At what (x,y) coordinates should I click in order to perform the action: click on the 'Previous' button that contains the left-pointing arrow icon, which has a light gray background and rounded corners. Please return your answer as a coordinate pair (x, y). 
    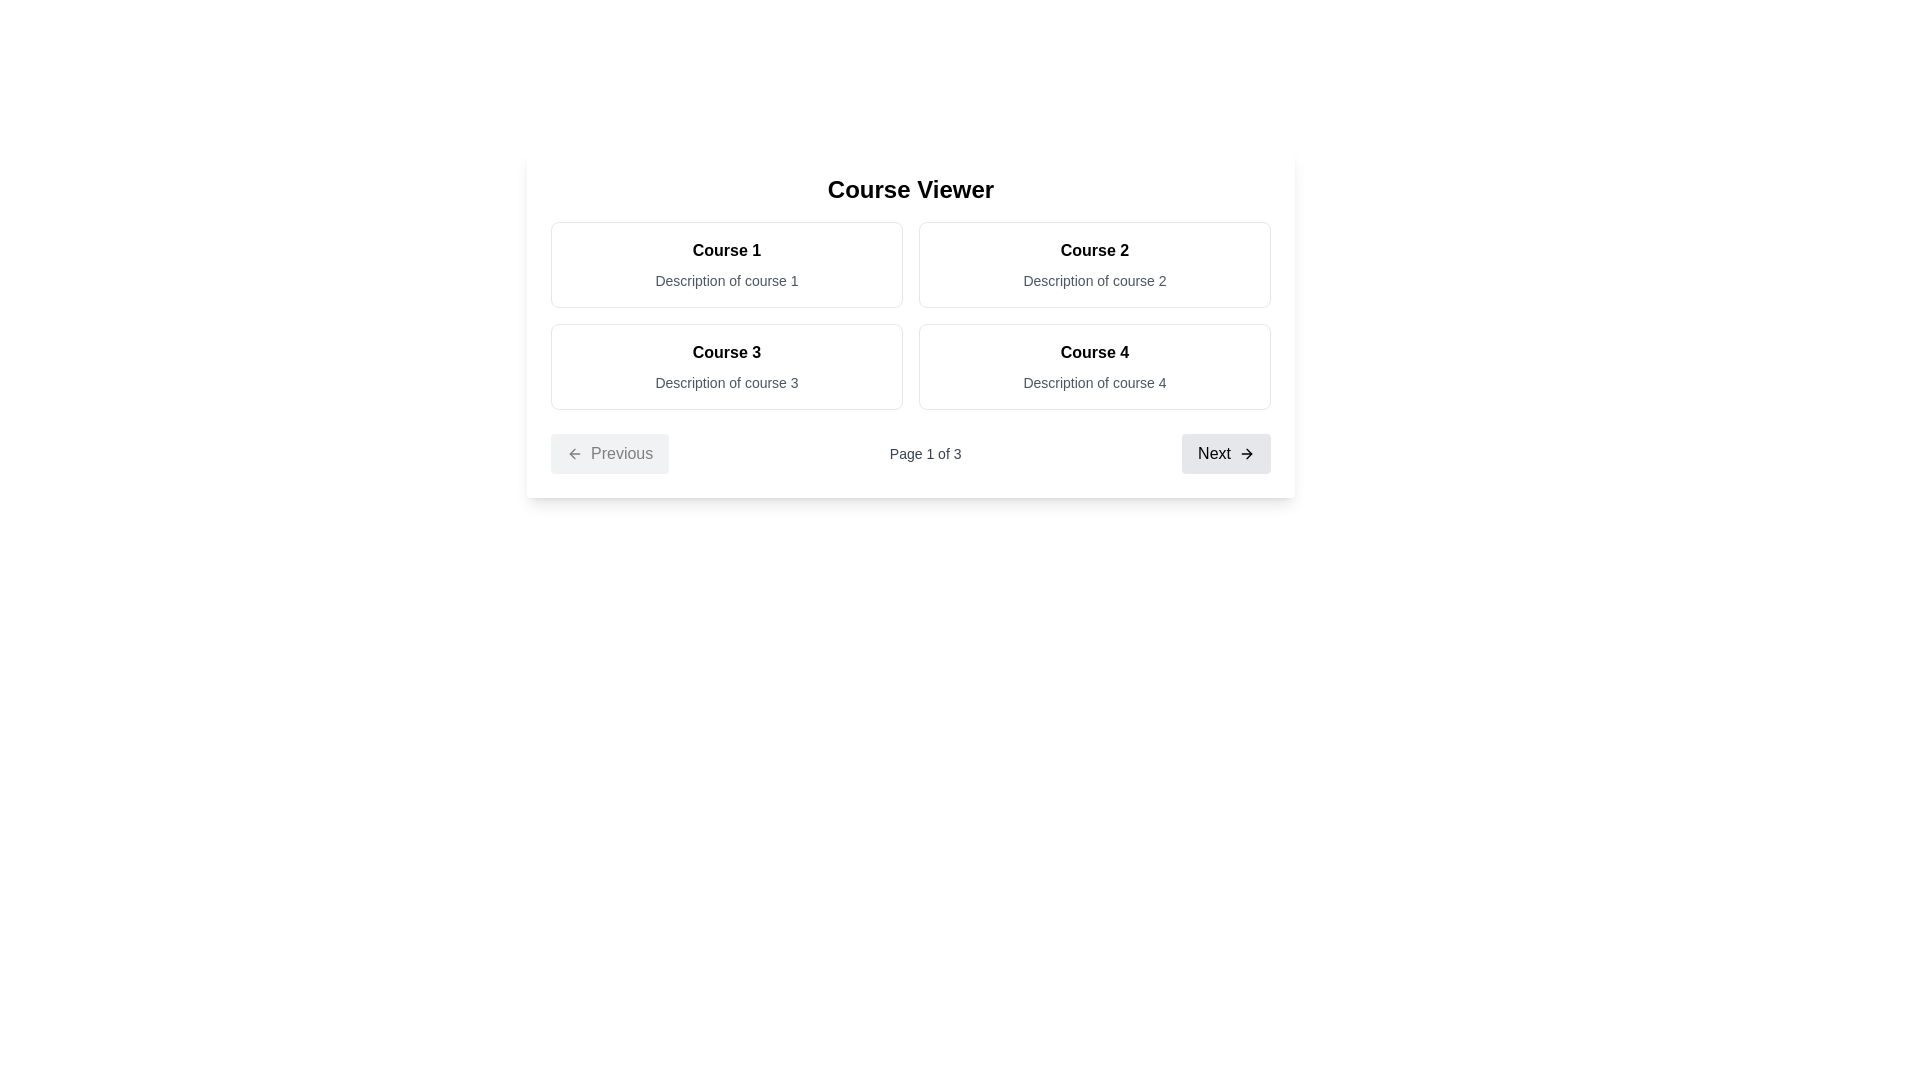
    Looking at the image, I should click on (574, 454).